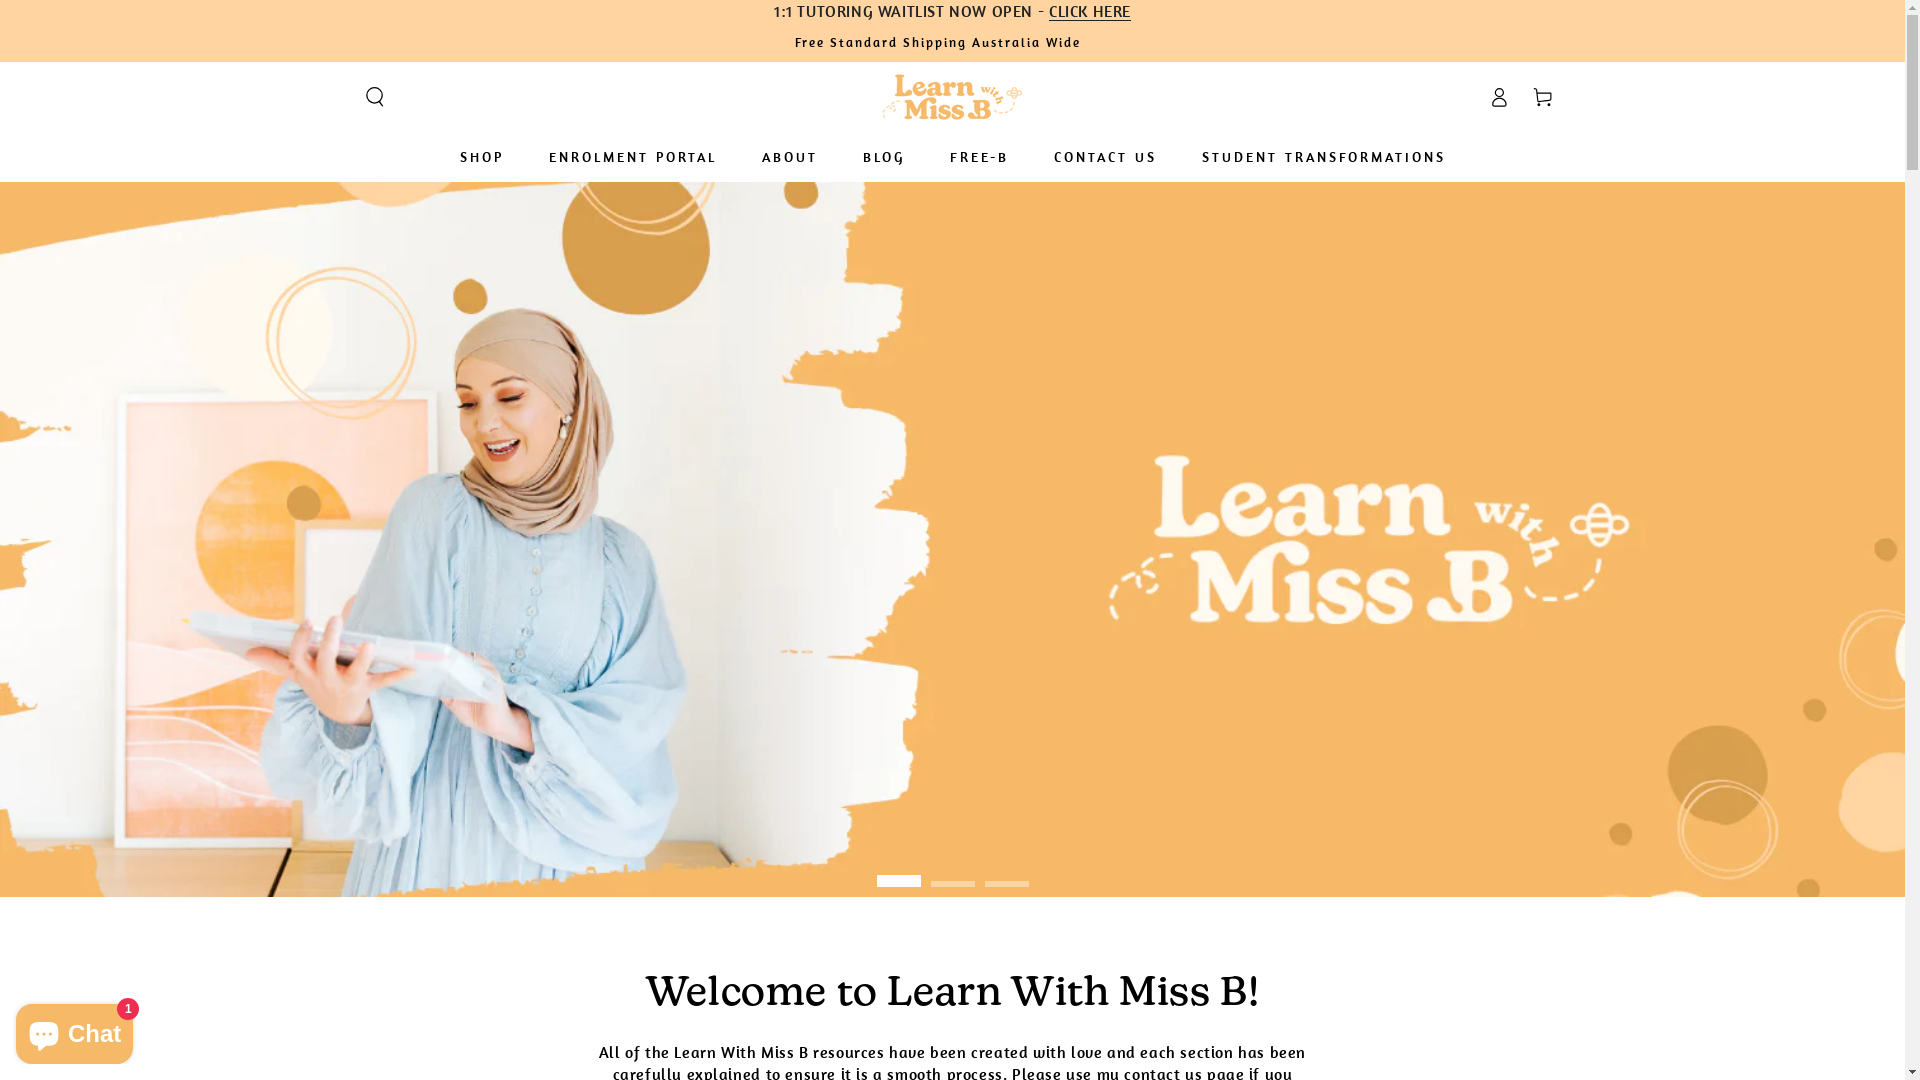  I want to click on 'STUDENT TRANSFORMATIONS', so click(1323, 156).